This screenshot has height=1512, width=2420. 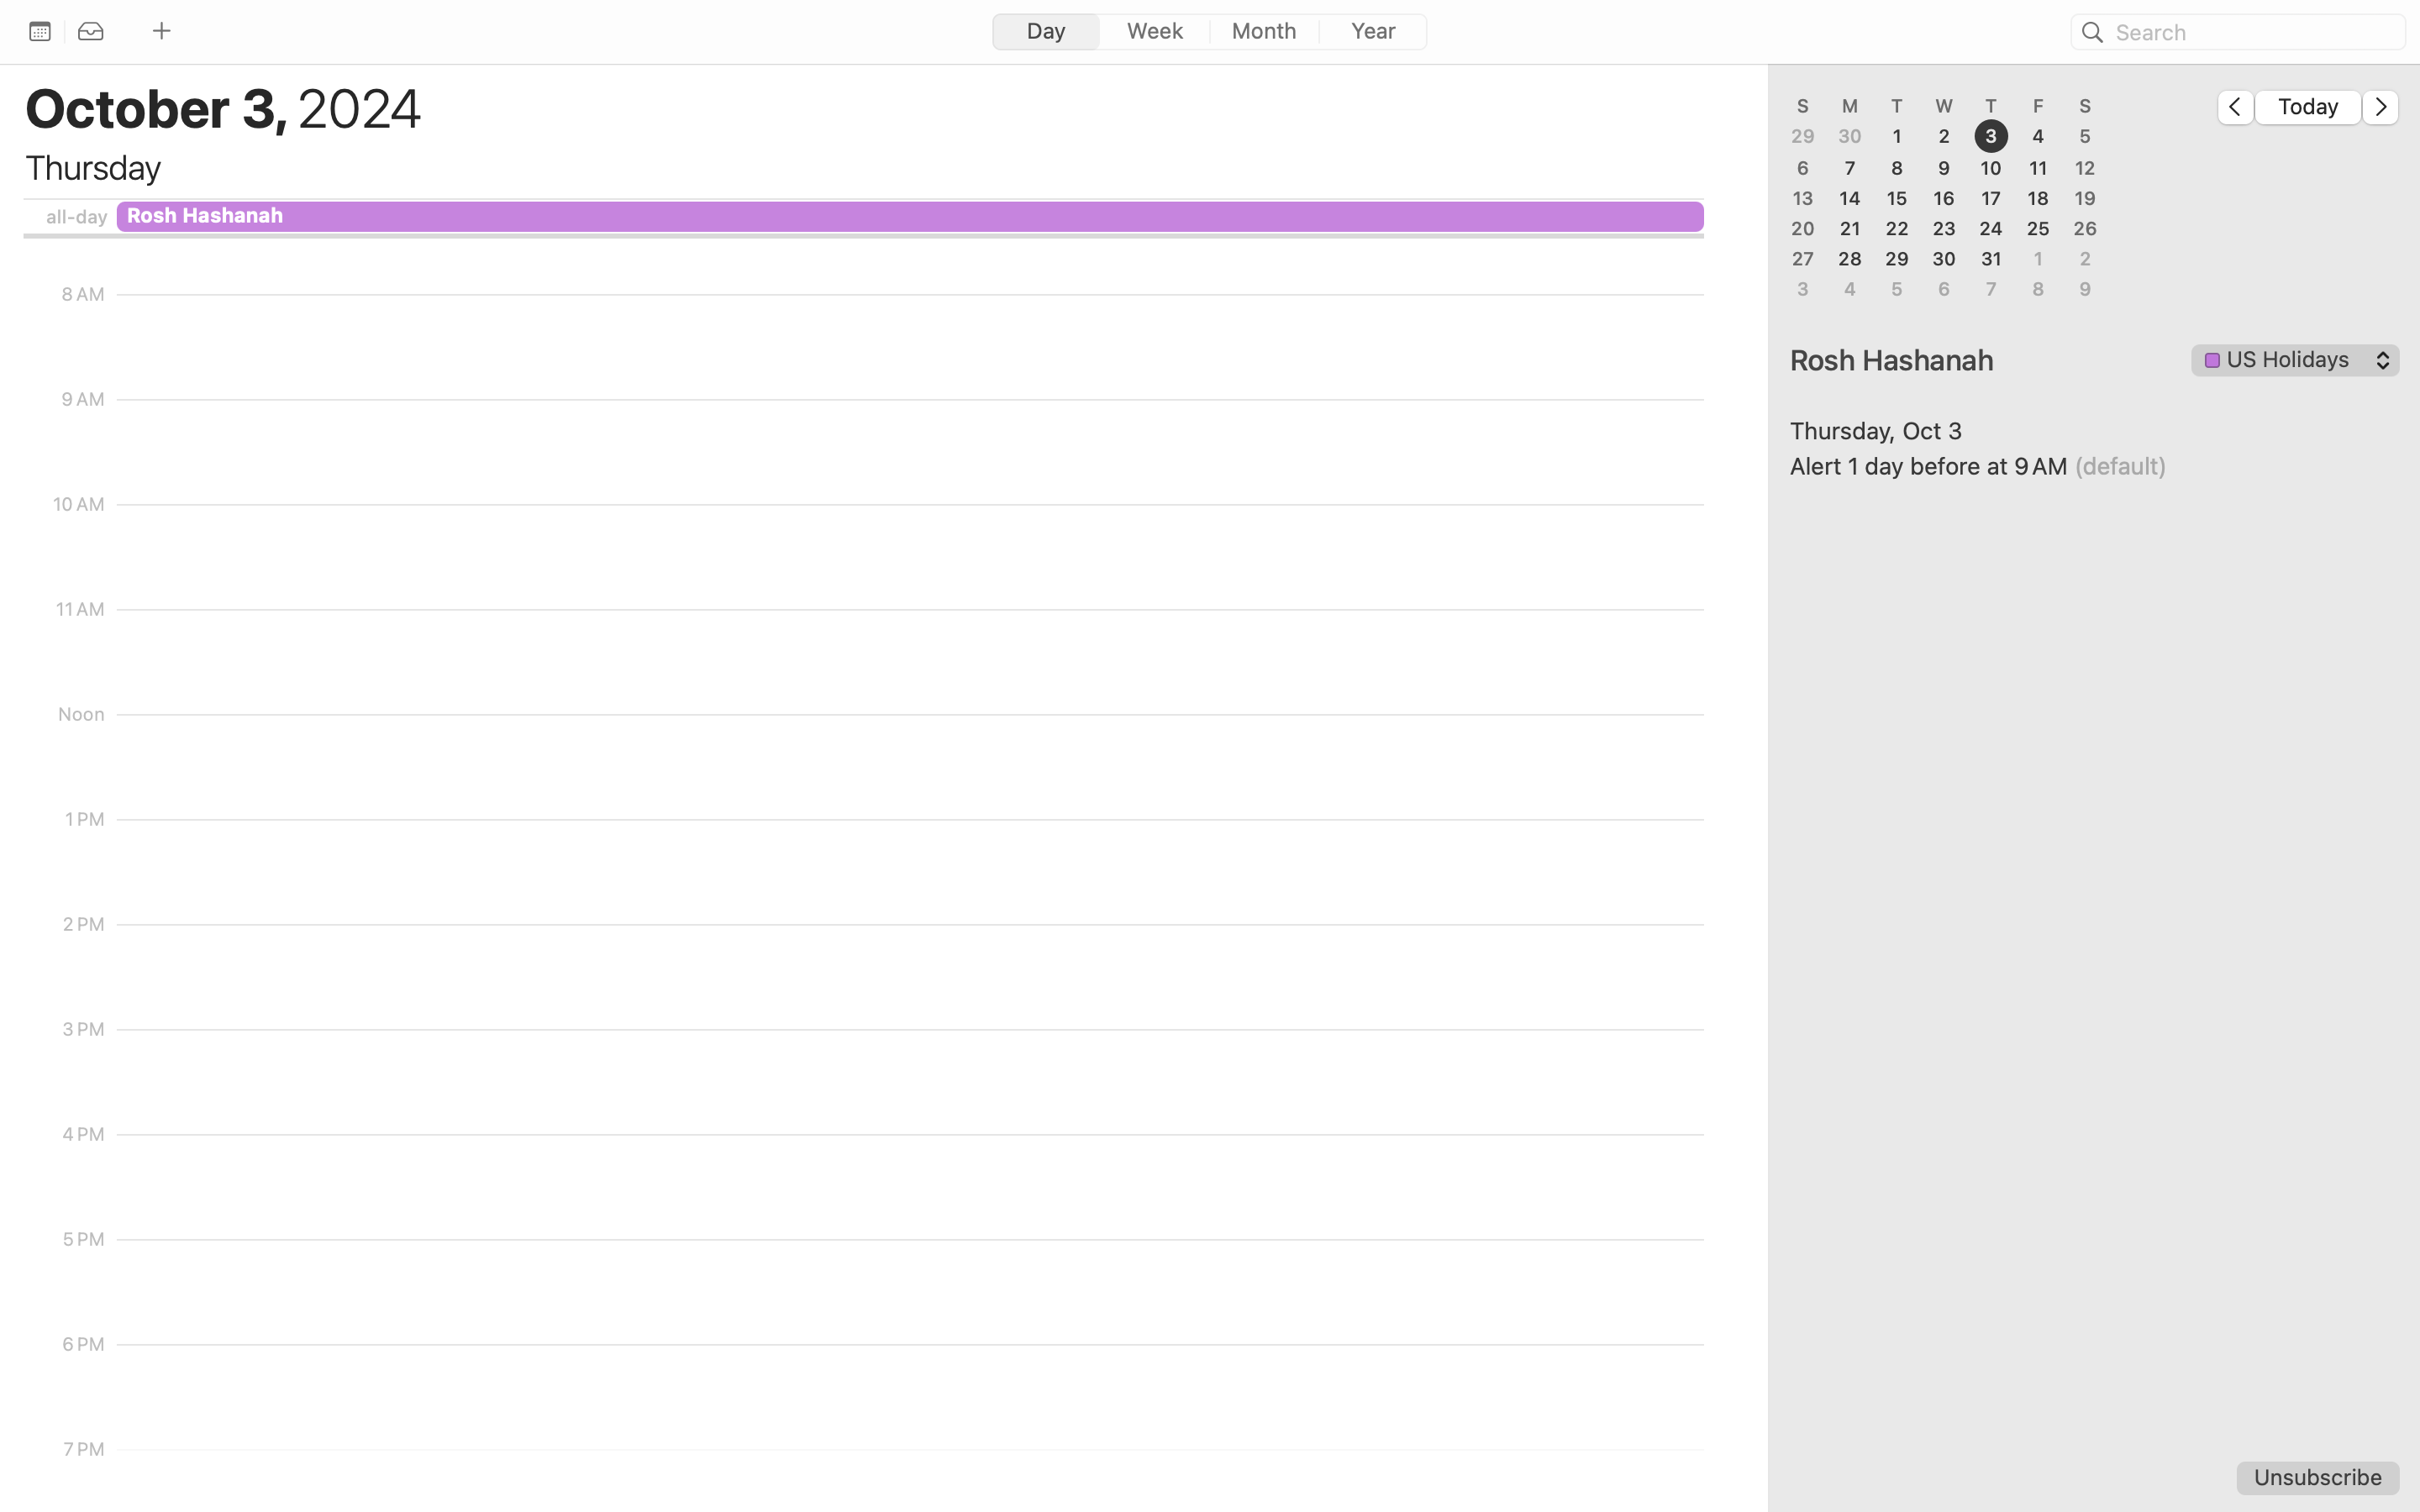 I want to click on '19', so click(x=2084, y=197).